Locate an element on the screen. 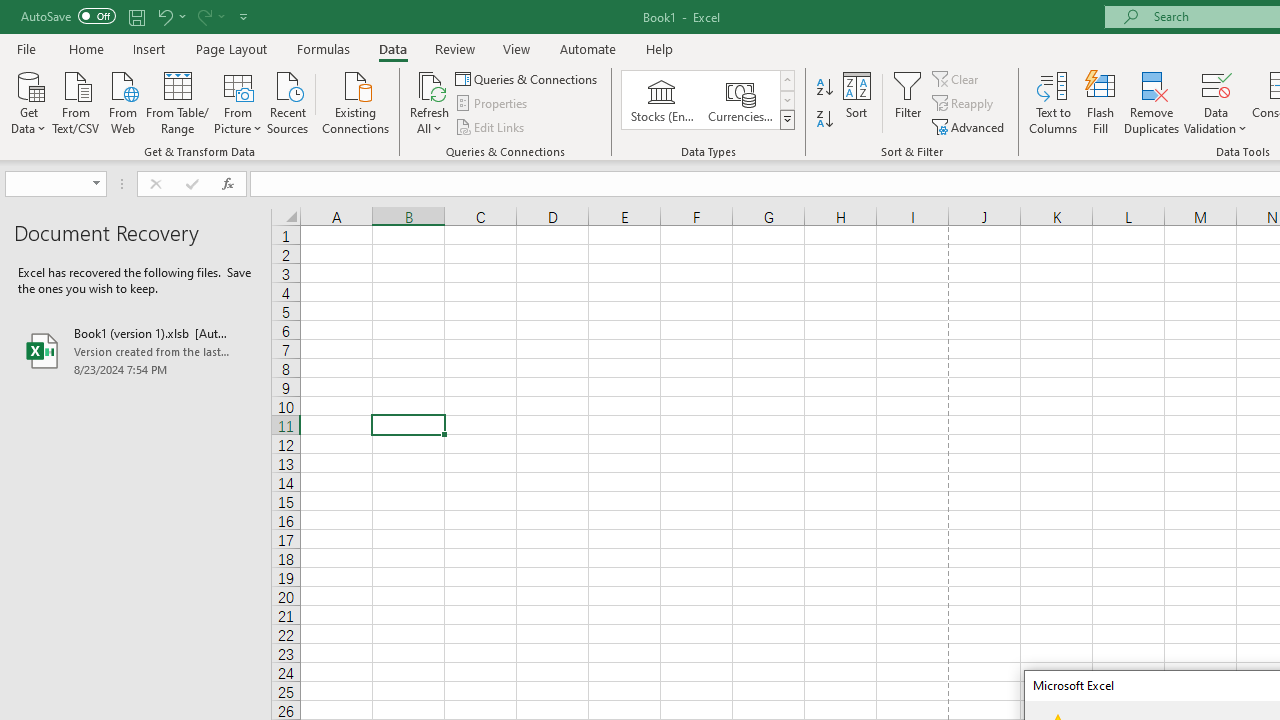 The image size is (1280, 720). 'Remove Duplicates' is located at coordinates (1152, 103).